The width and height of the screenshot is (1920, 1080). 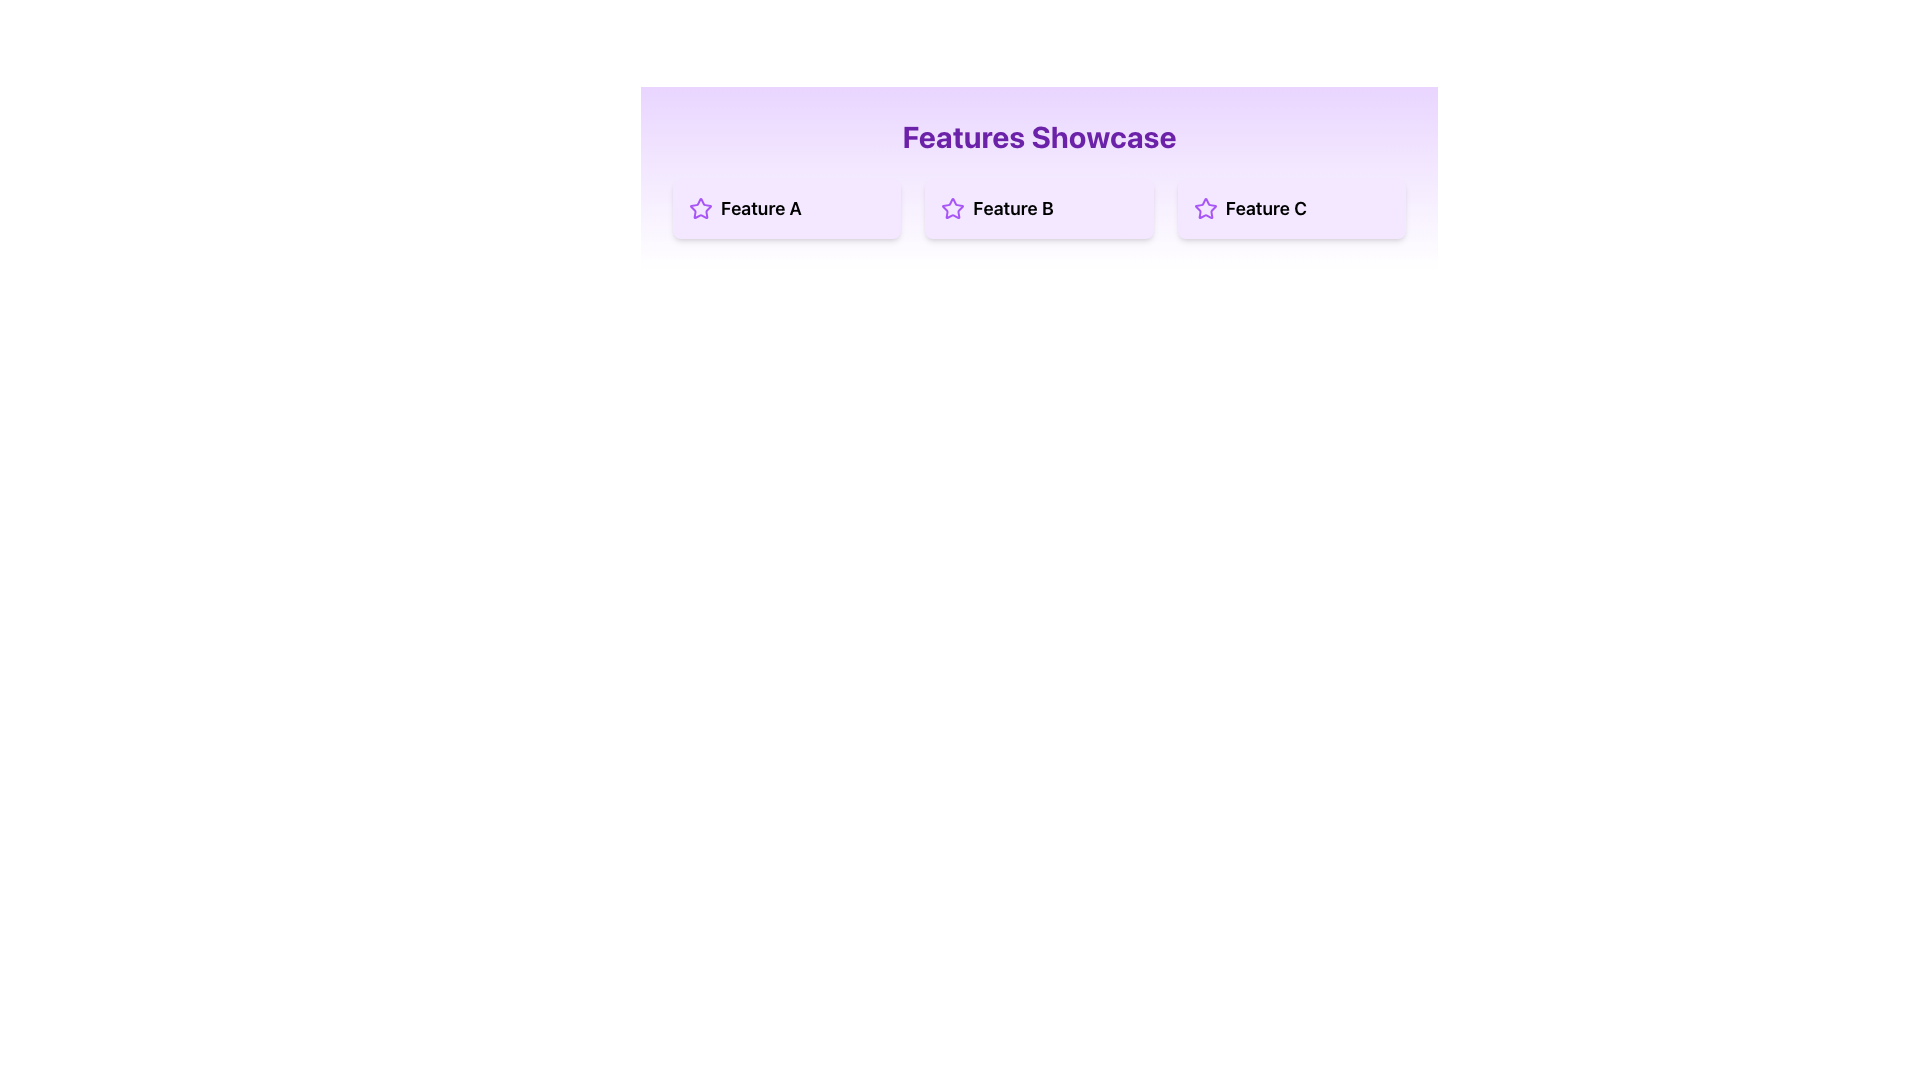 What do you see at coordinates (786, 208) in the screenshot?
I see `the non-interactive decorative card representing 'Feature A', which highlights the feature with an icon and a label. This card is the first in a horizontal grid layout under the 'Features Showcase' section` at bounding box center [786, 208].